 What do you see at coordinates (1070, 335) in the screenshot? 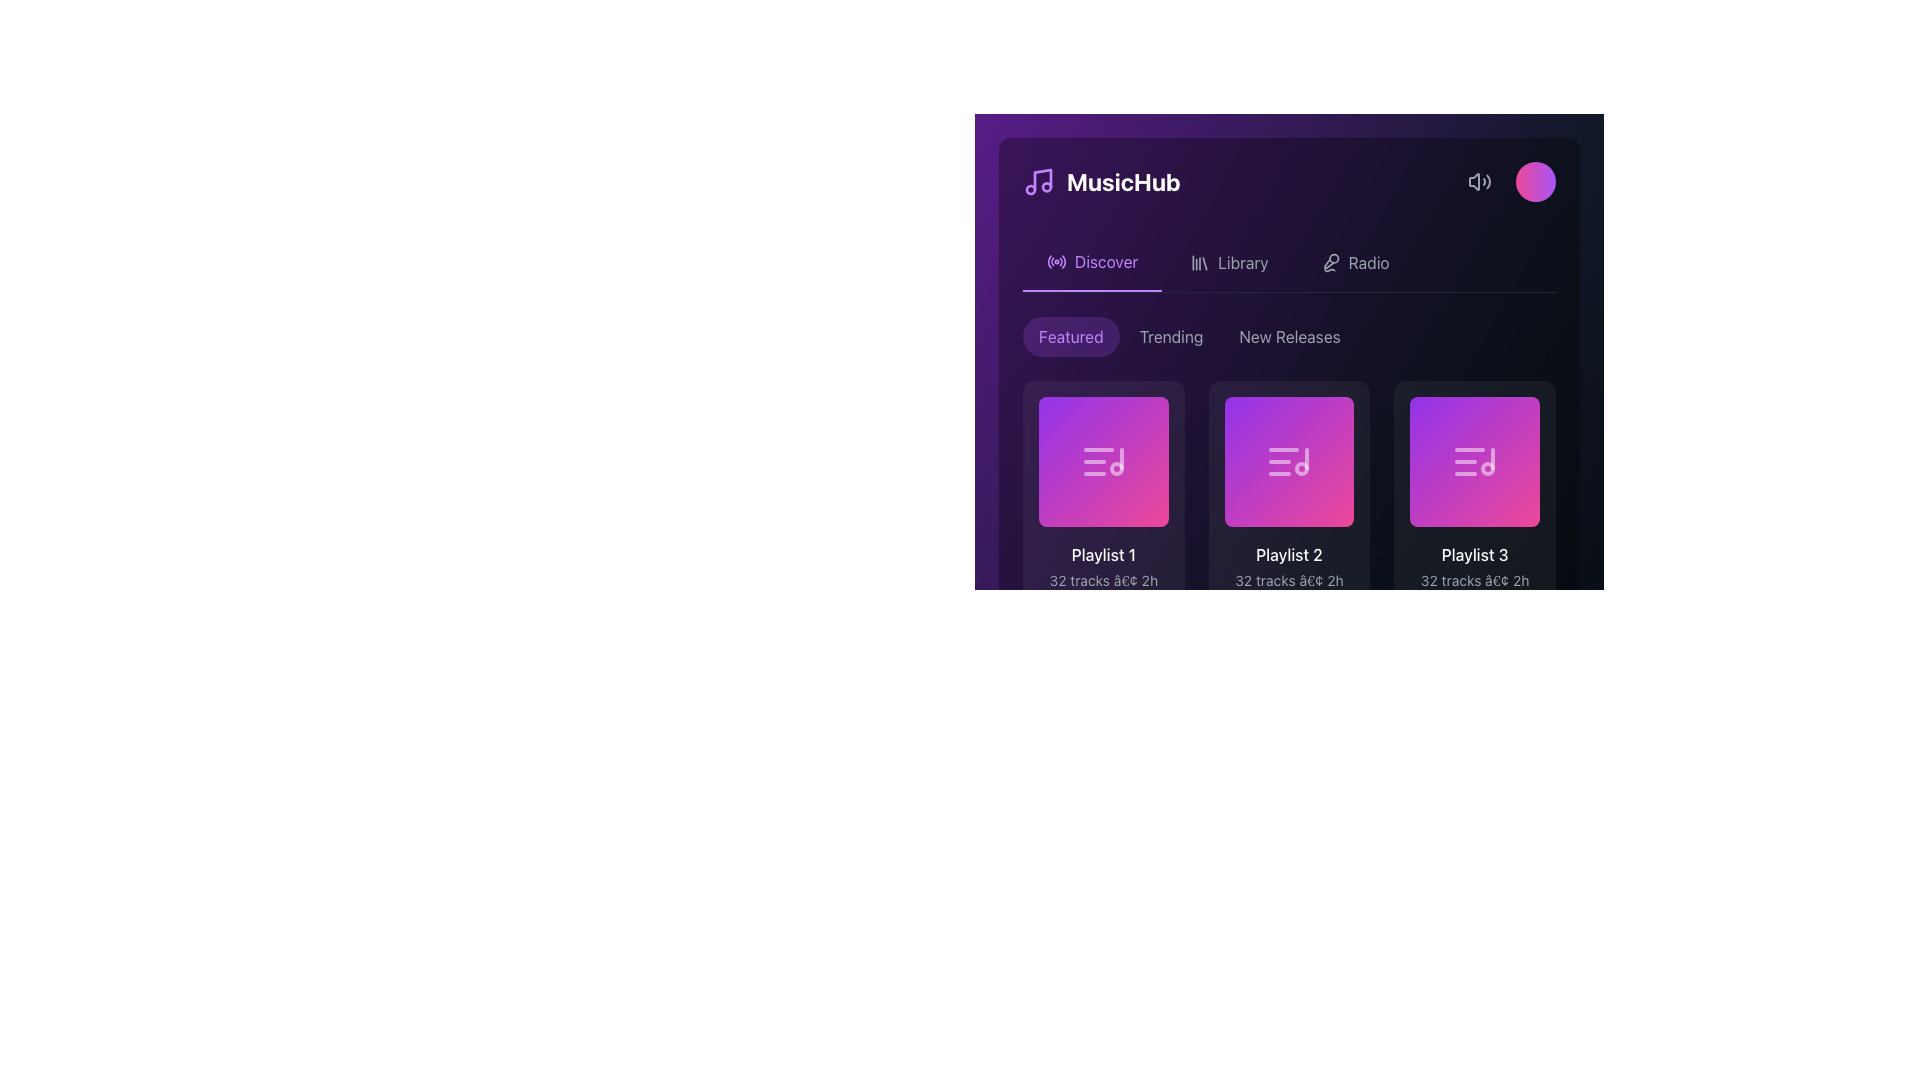
I see `the 'Featured' button, which is the first button in a horizontal group and positioned below the main navigation bar, to observe its hover effect` at bounding box center [1070, 335].